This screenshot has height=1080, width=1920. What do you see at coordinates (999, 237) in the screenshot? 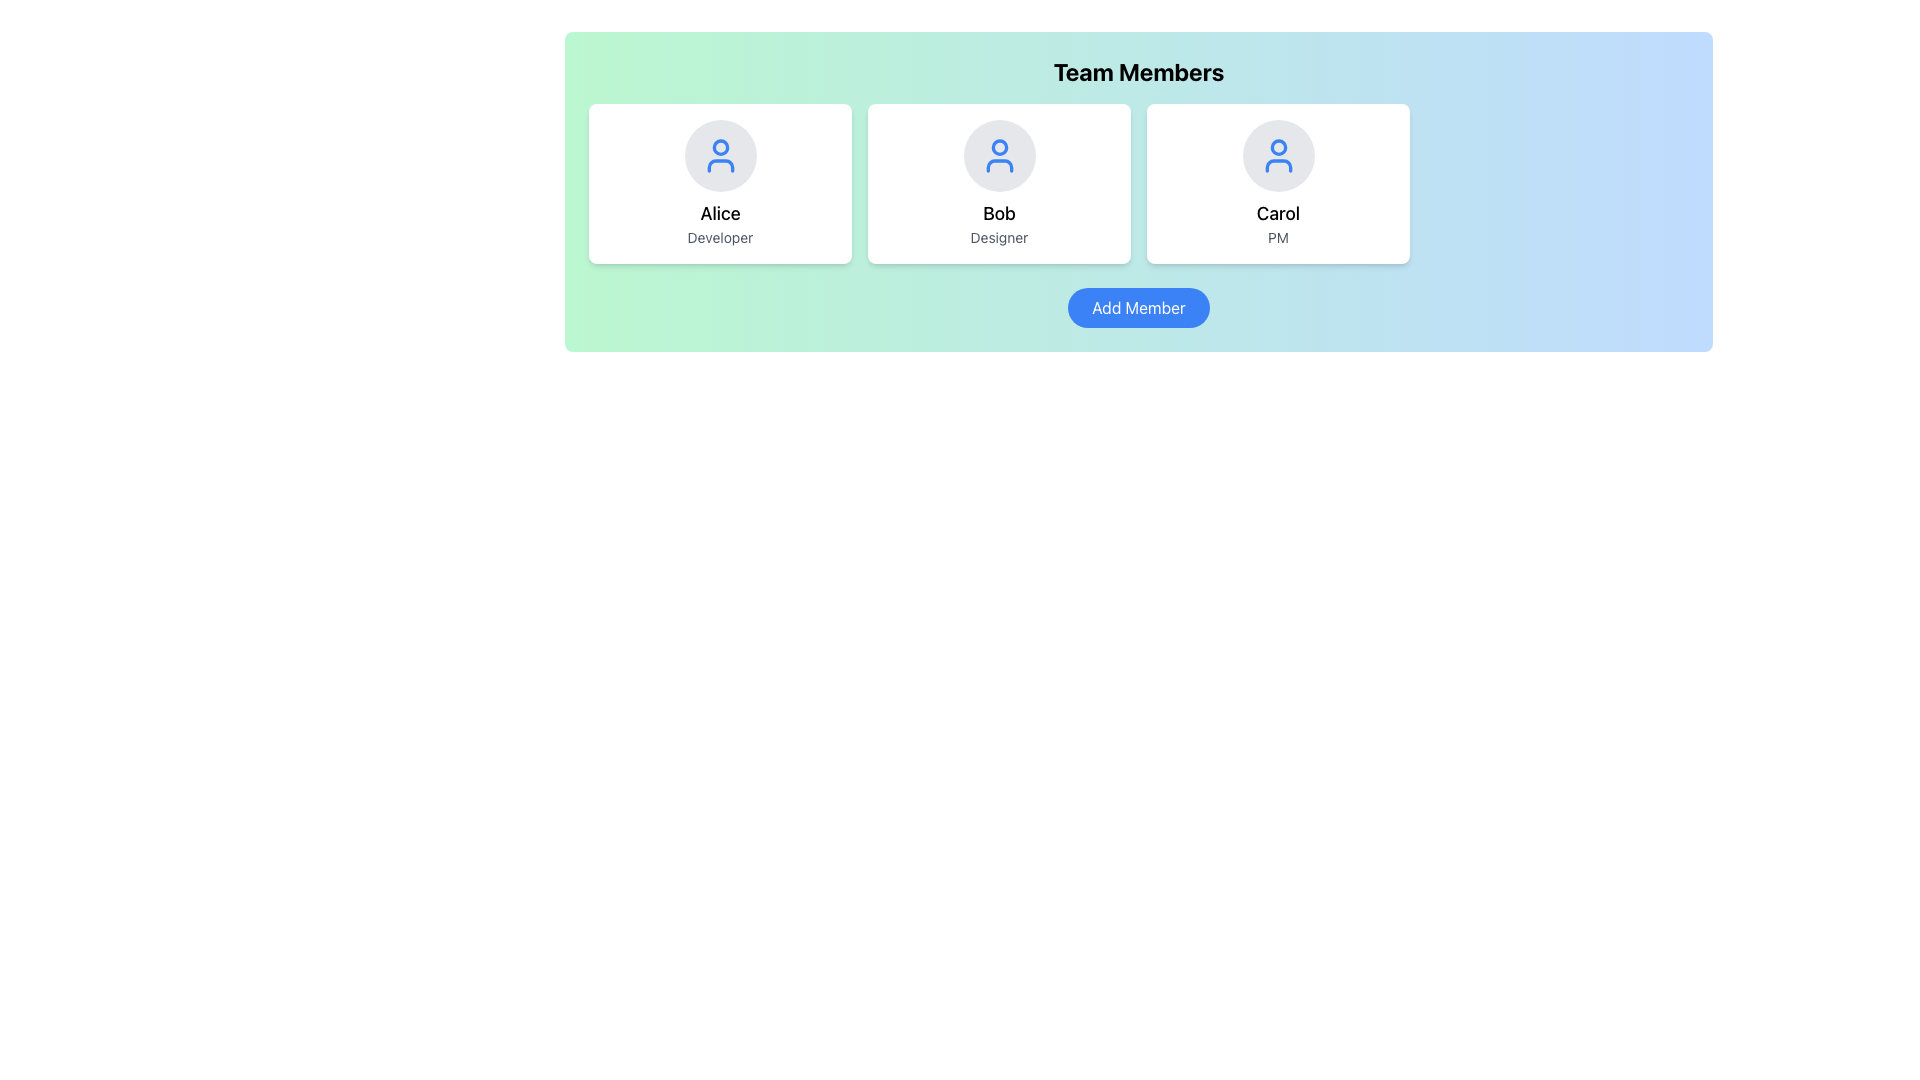
I see `the text label that reads 'Designer', which is styled in a small gray font and positioned below the name 'Bob' within the user details card` at bounding box center [999, 237].